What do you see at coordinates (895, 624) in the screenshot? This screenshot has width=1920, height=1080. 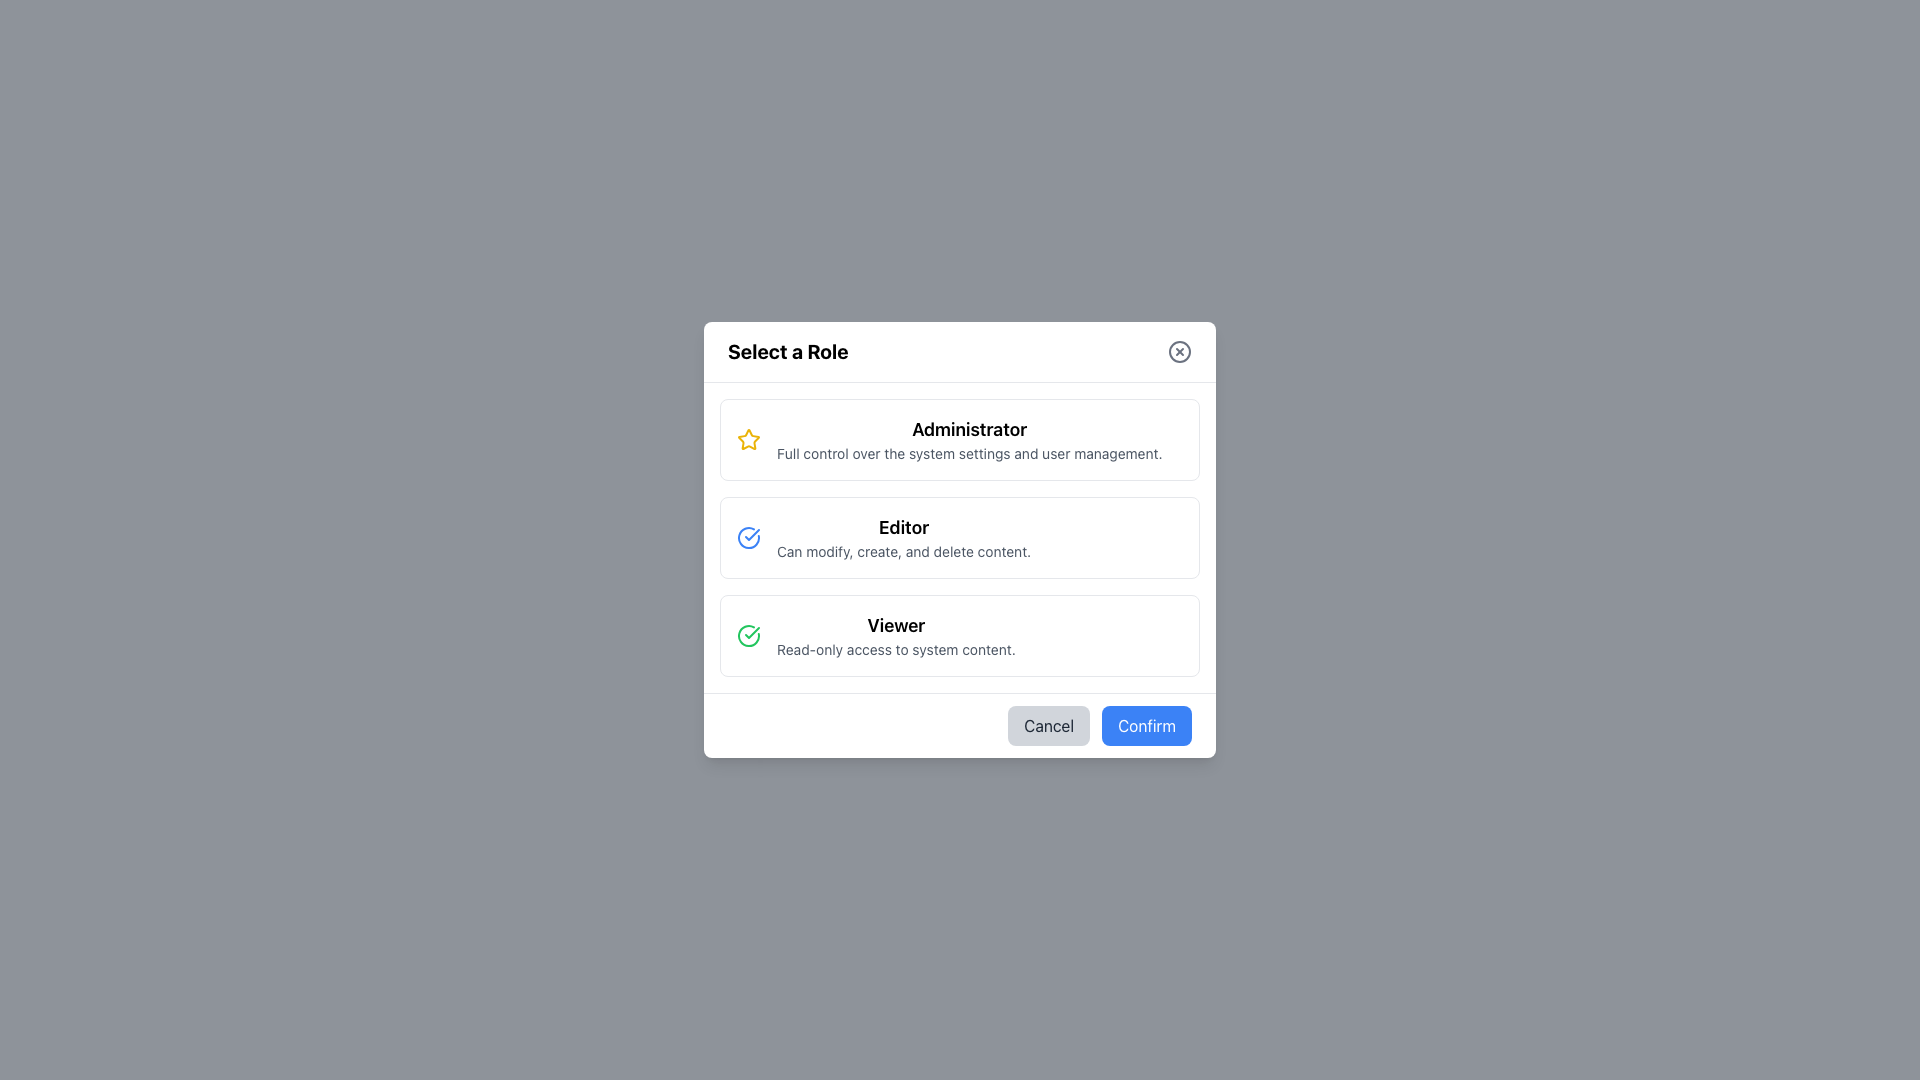 I see `the text label indicating the title or name of the viewer role, located at the center of the modal, three-quarters down vertically` at bounding box center [895, 624].